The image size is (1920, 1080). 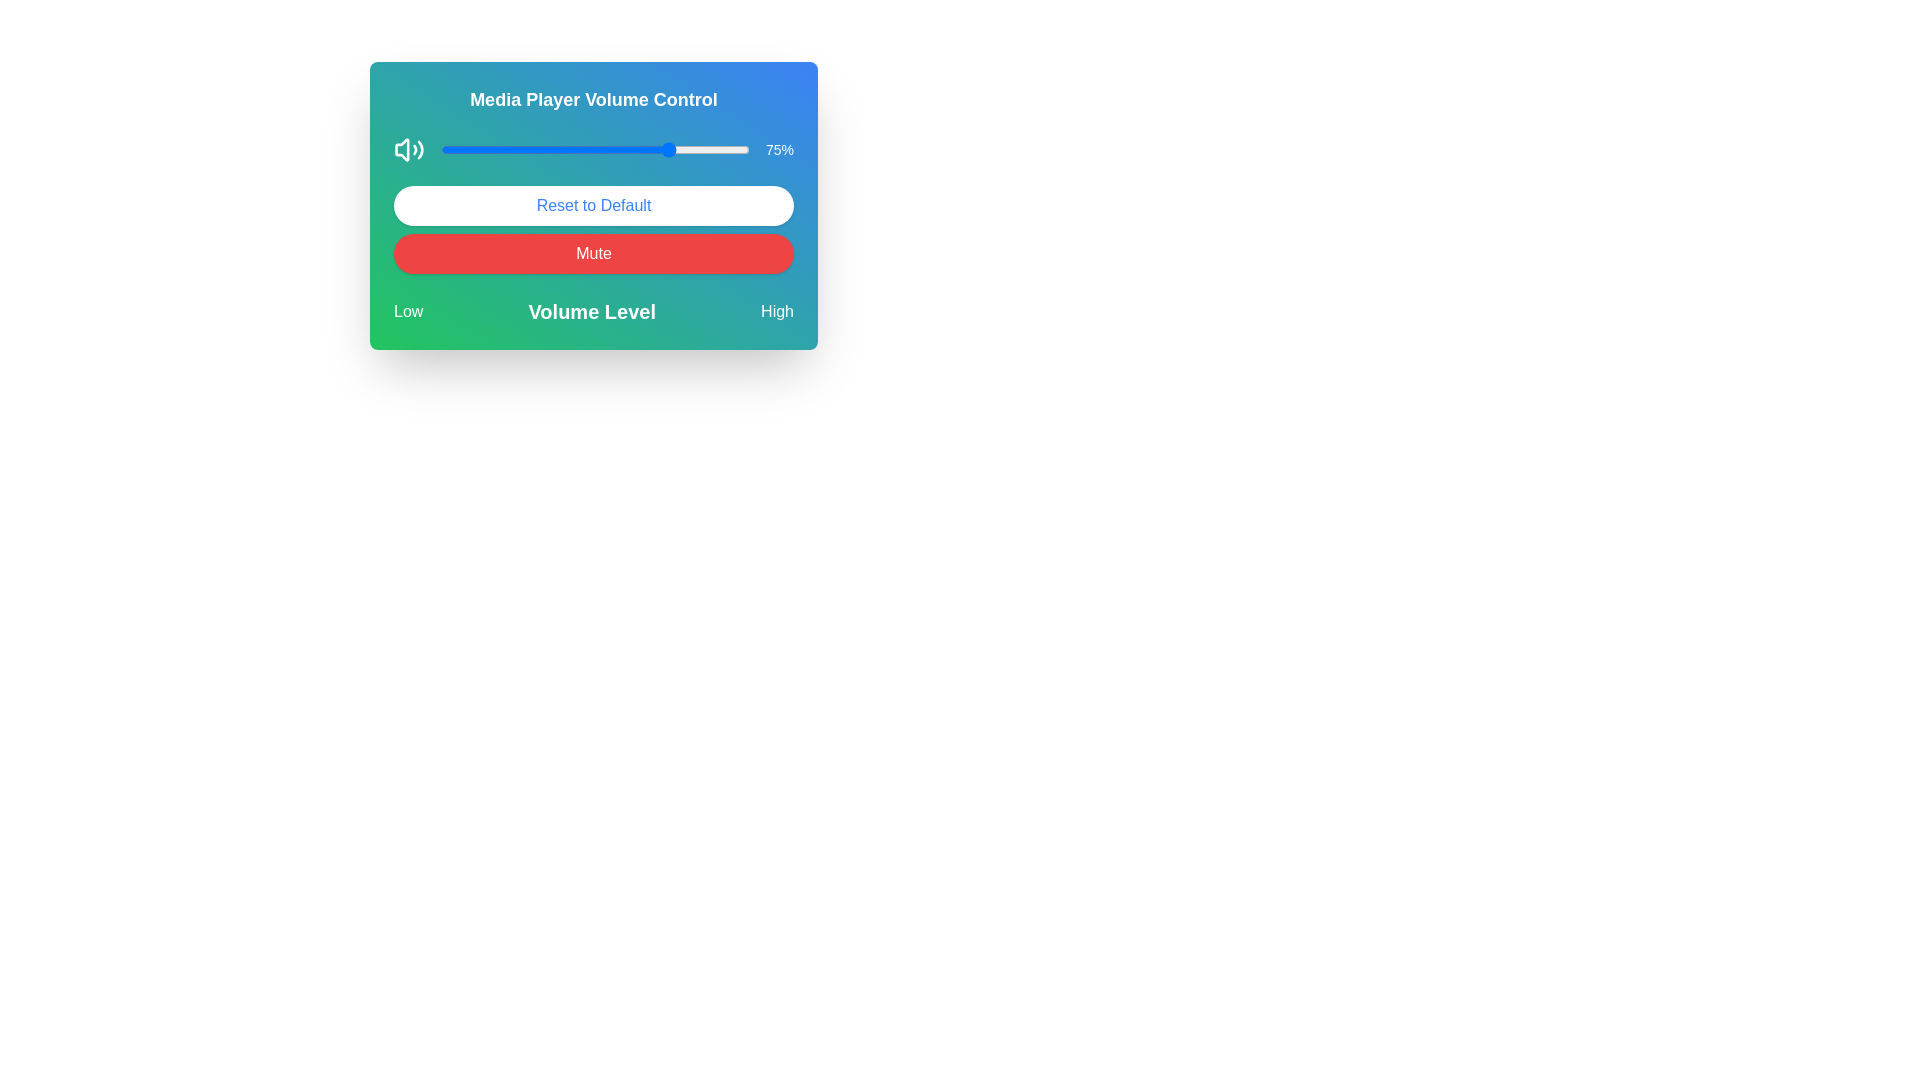 What do you see at coordinates (593, 205) in the screenshot?
I see `the horizontally elongated button with rounded corners labeled 'Reset to Default' to observe its background color change to light blue` at bounding box center [593, 205].